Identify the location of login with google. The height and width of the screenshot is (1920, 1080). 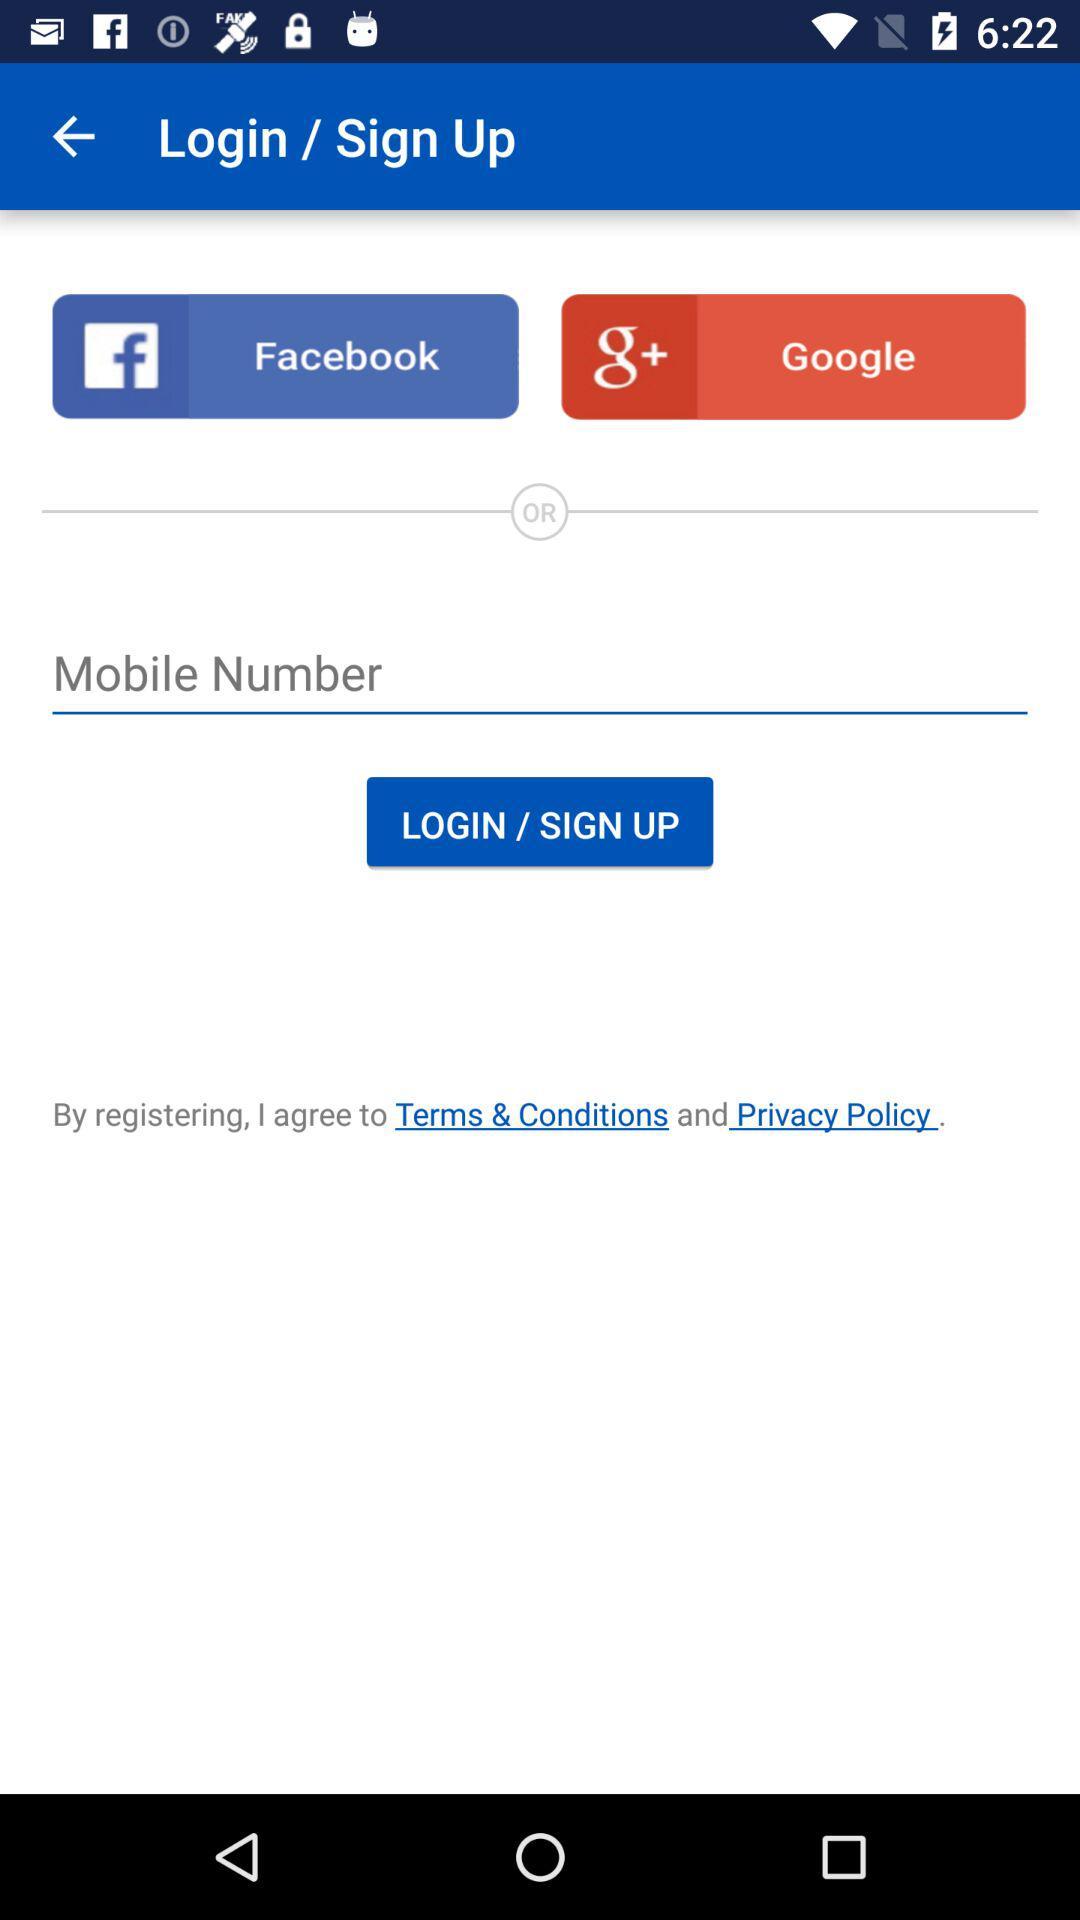
(793, 356).